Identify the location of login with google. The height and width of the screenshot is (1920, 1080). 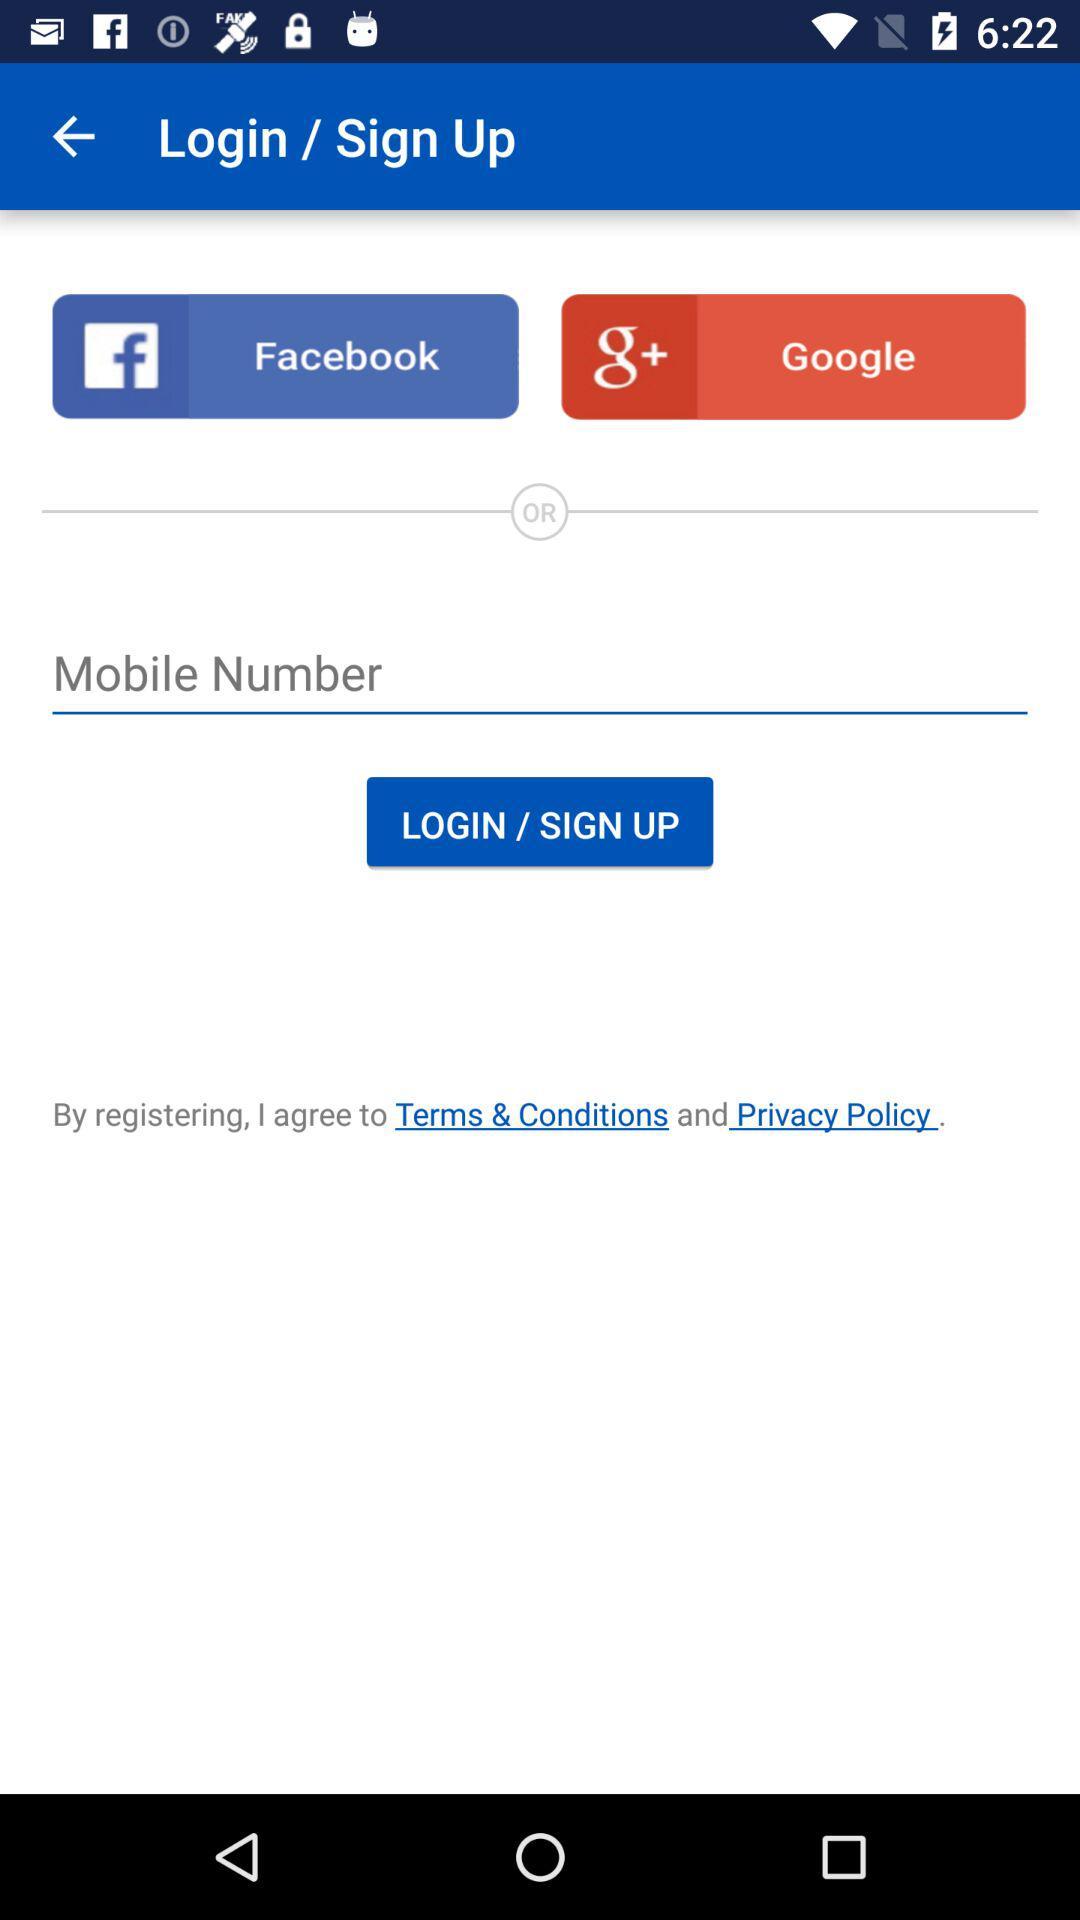
(793, 356).